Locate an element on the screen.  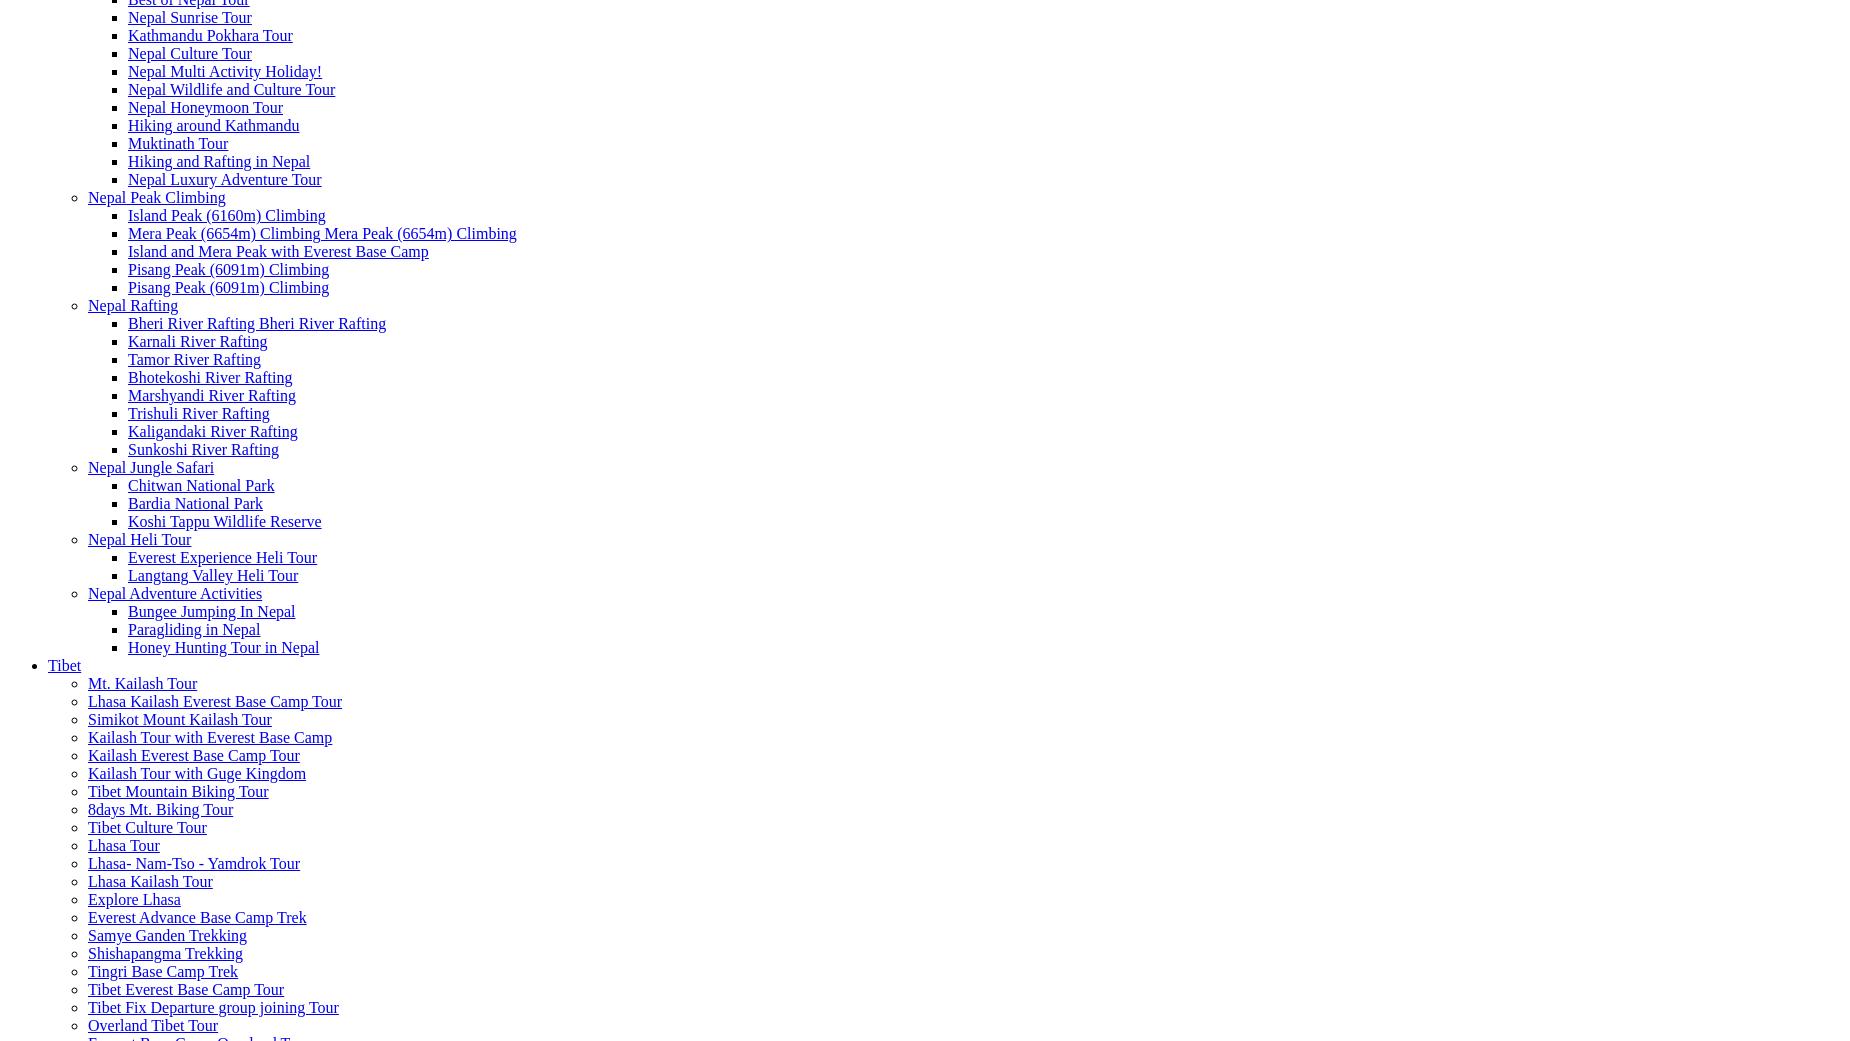
'Simikot Mount Kailash Tour' is located at coordinates (178, 718).